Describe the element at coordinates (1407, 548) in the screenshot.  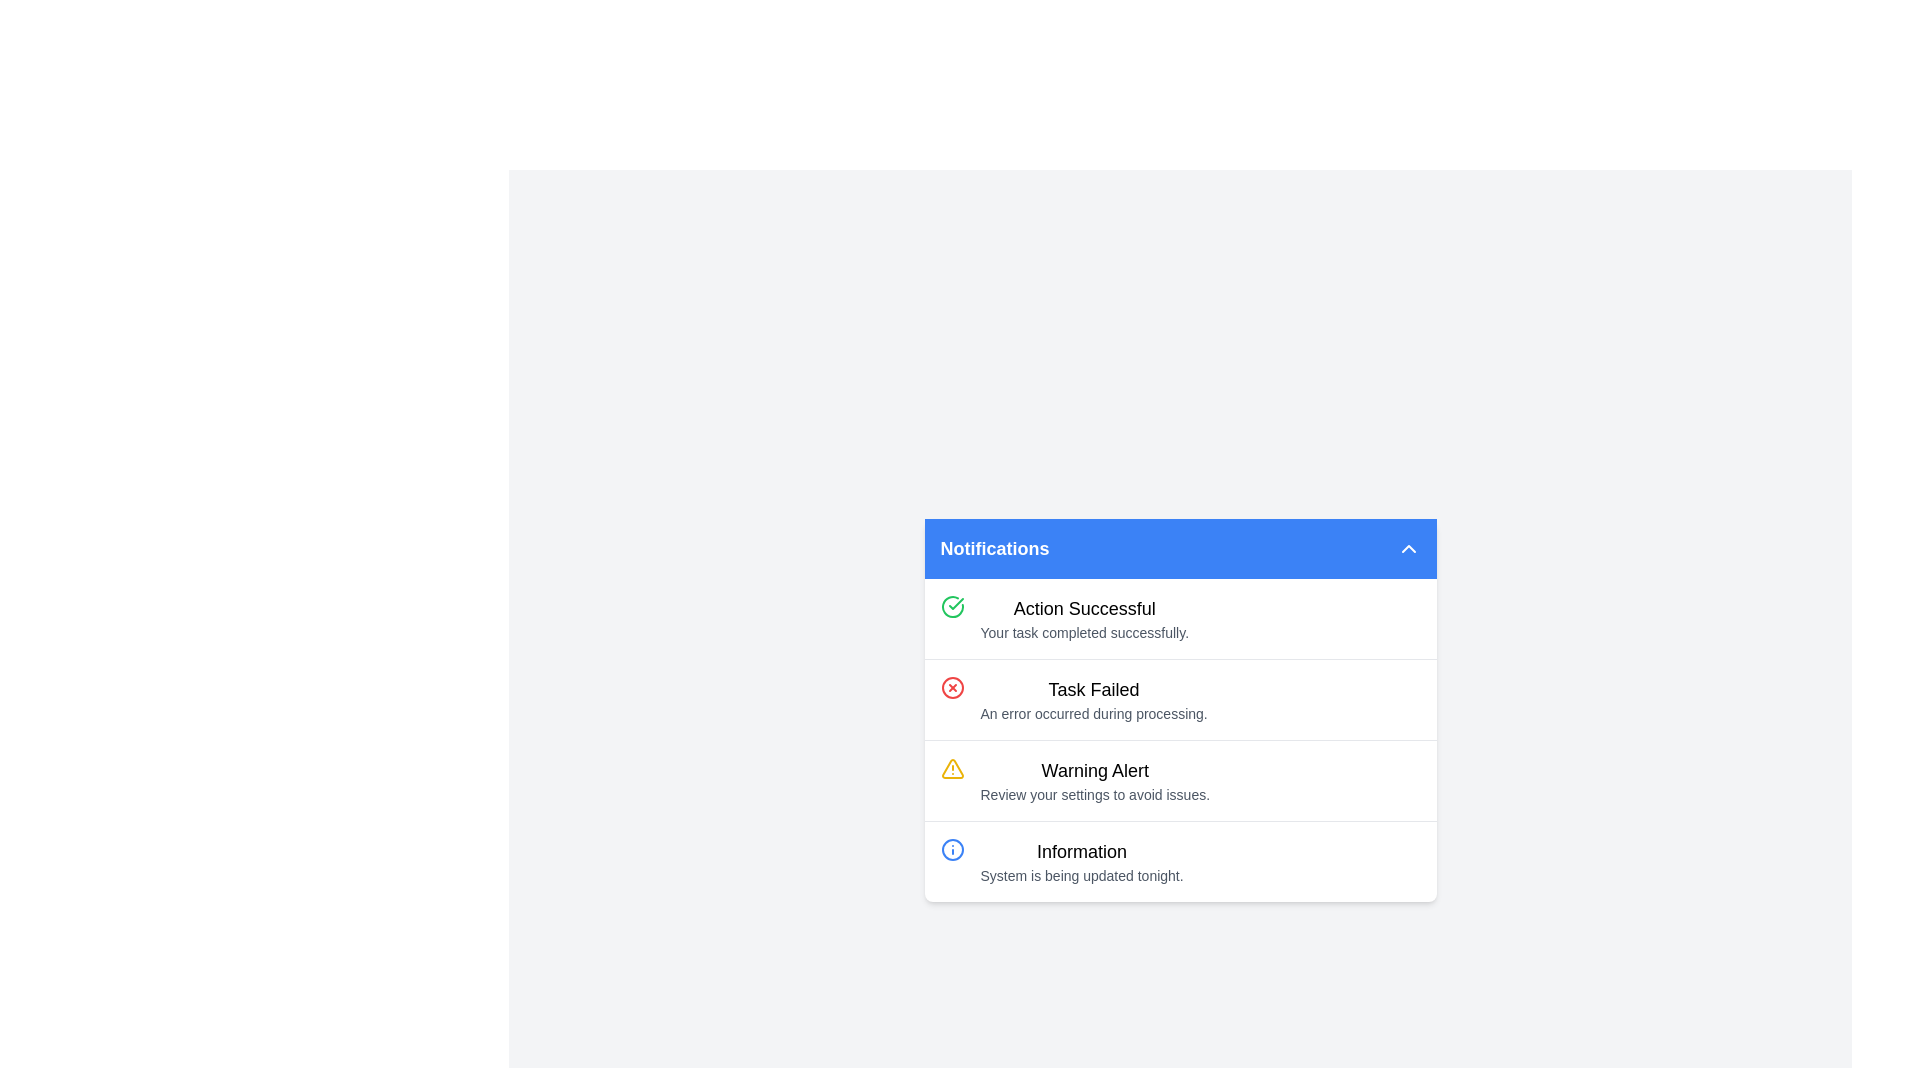
I see `the button located at the top-right corner of the 'Notifications' section` at that location.